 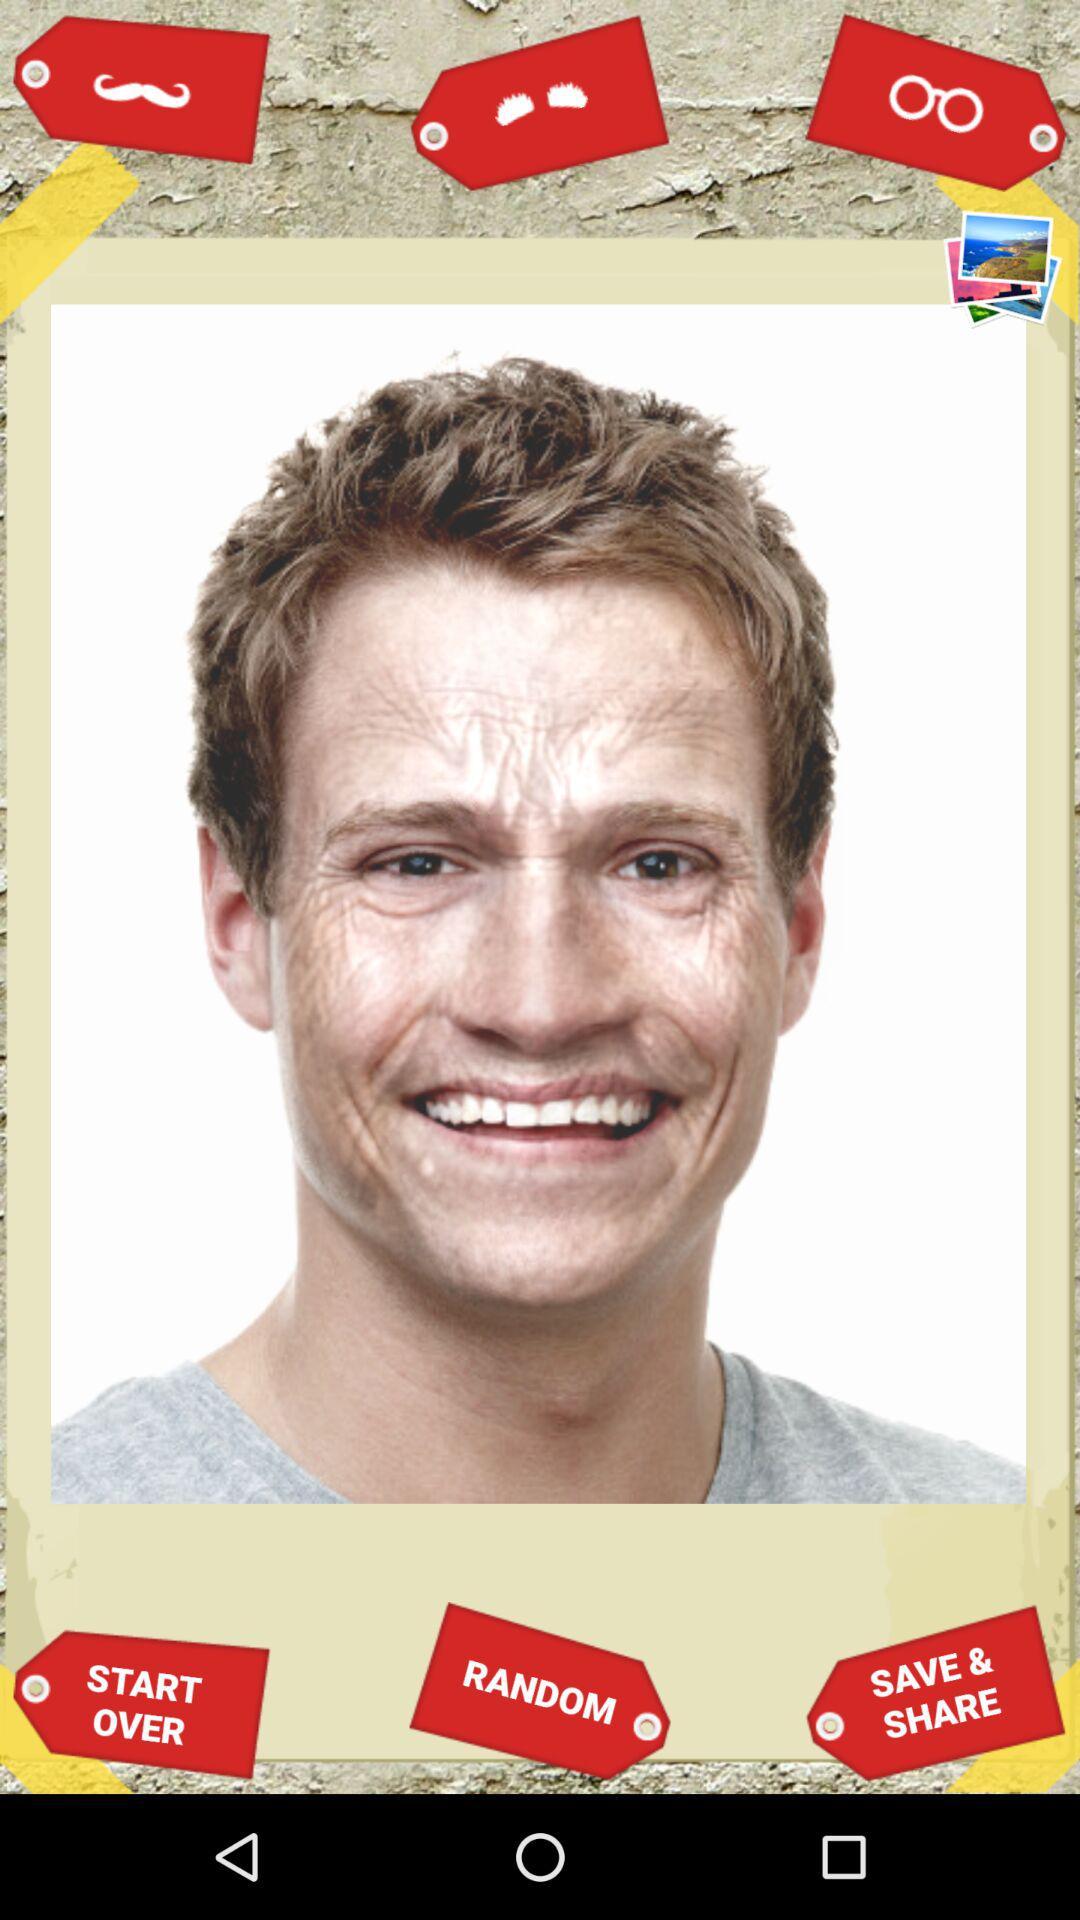 I want to click on random item, so click(x=540, y=1690).